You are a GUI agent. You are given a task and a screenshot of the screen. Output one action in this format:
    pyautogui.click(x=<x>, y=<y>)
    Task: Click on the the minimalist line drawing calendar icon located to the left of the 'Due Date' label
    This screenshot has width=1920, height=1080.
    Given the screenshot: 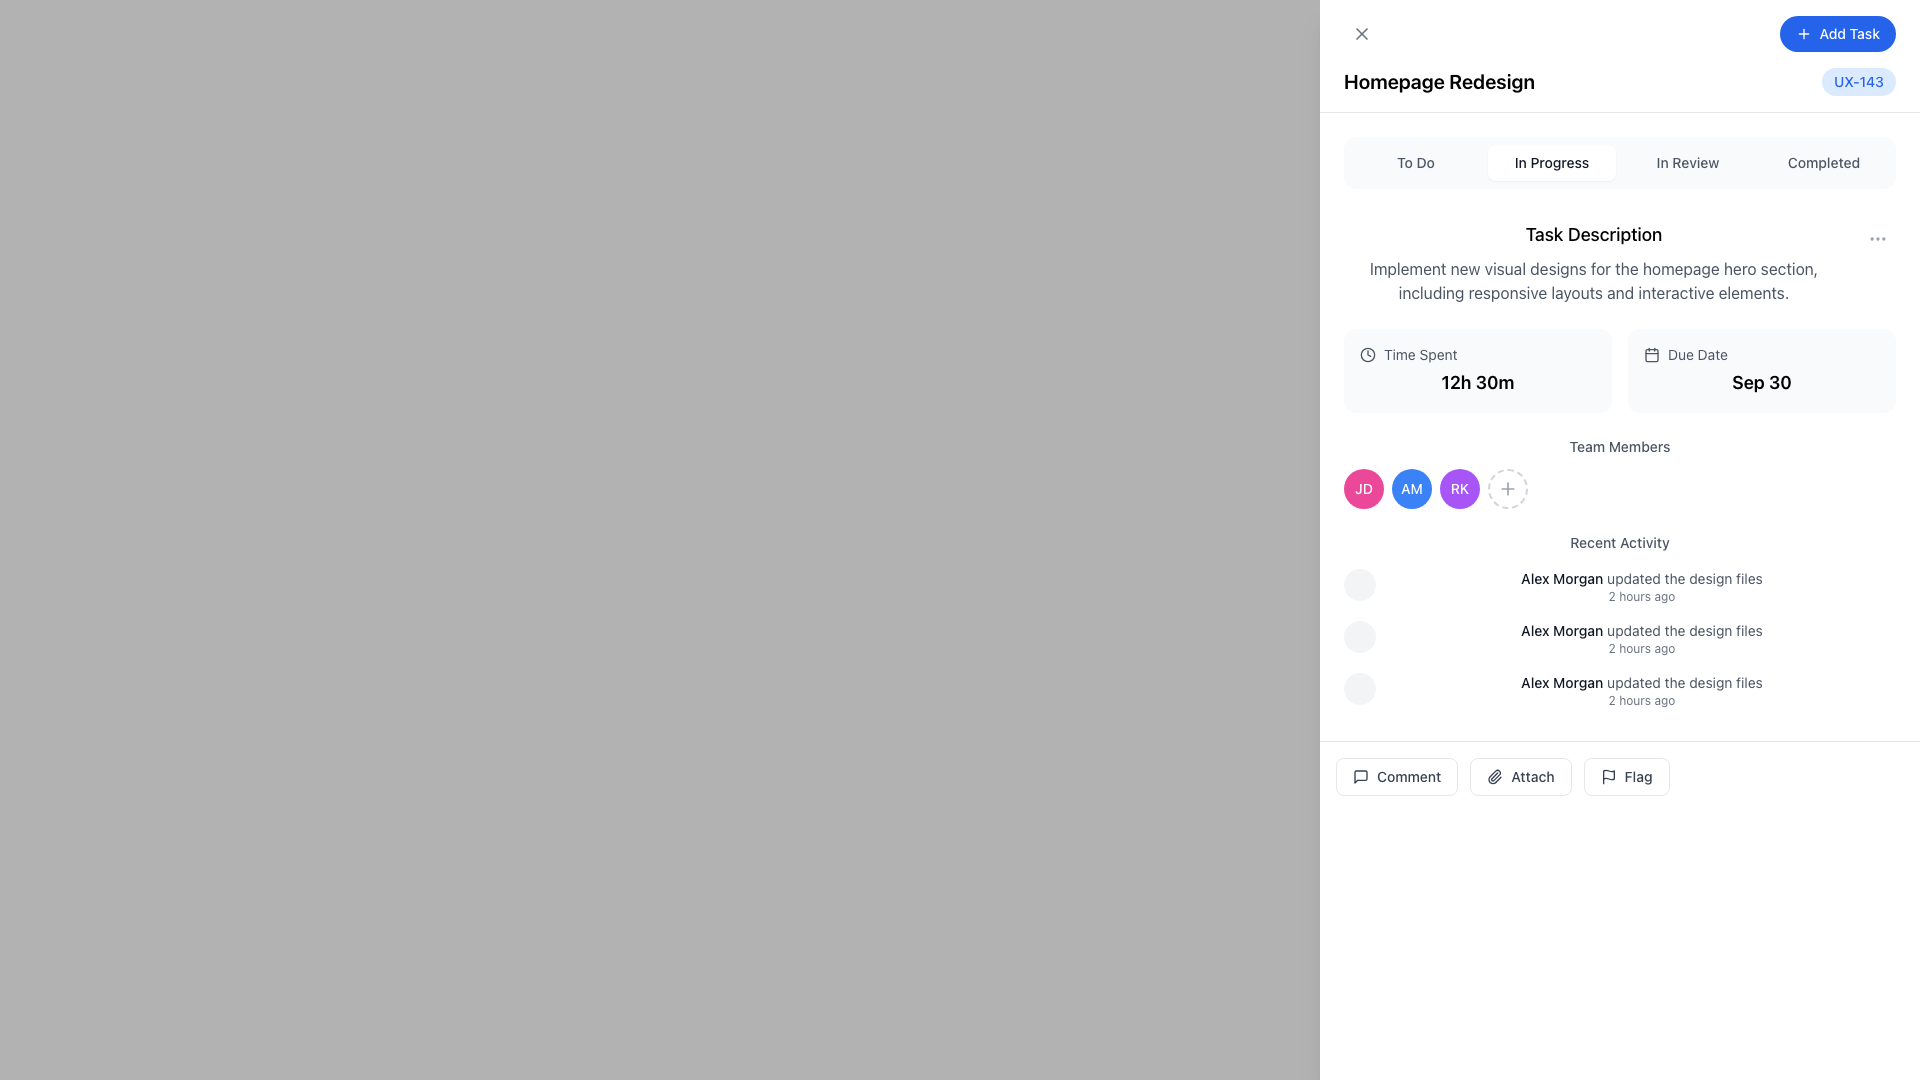 What is the action you would take?
    pyautogui.click(x=1651, y=353)
    